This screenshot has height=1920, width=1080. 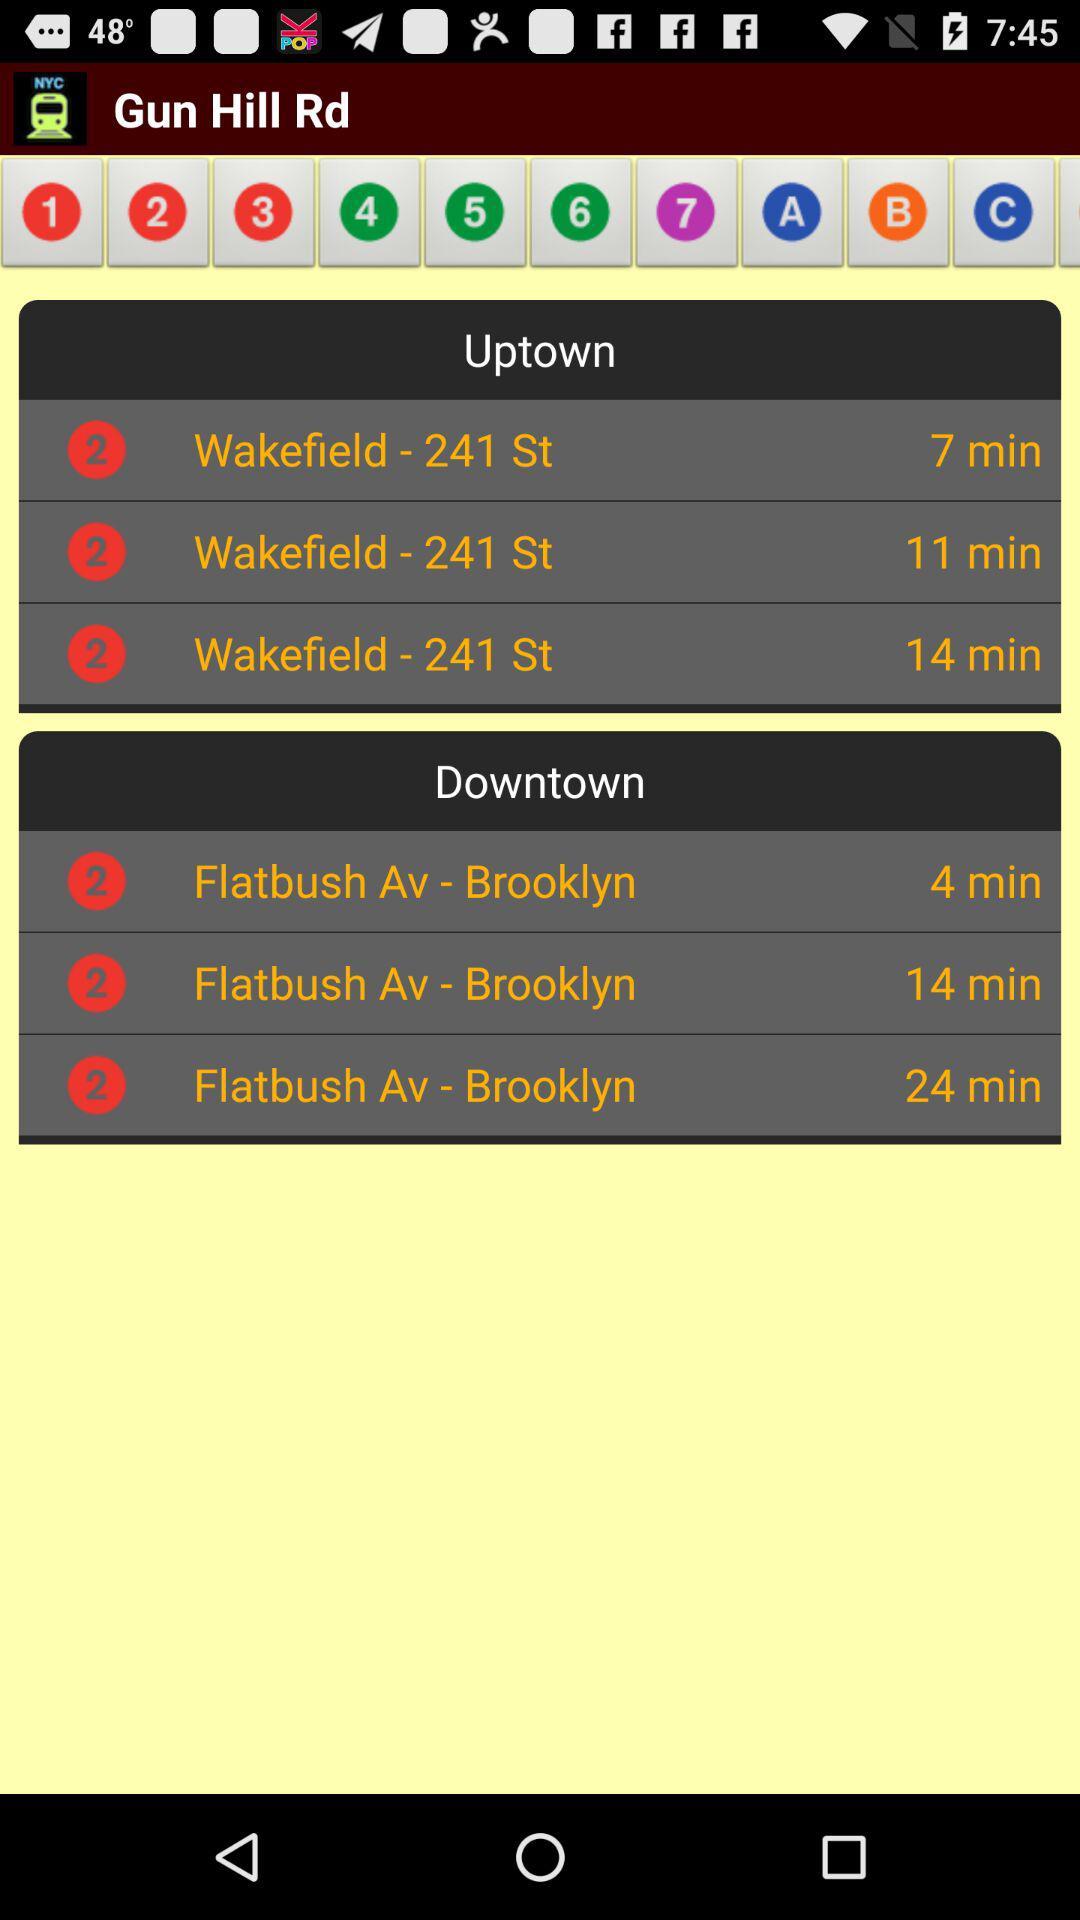 I want to click on icon above uptown icon, so click(x=686, y=218).